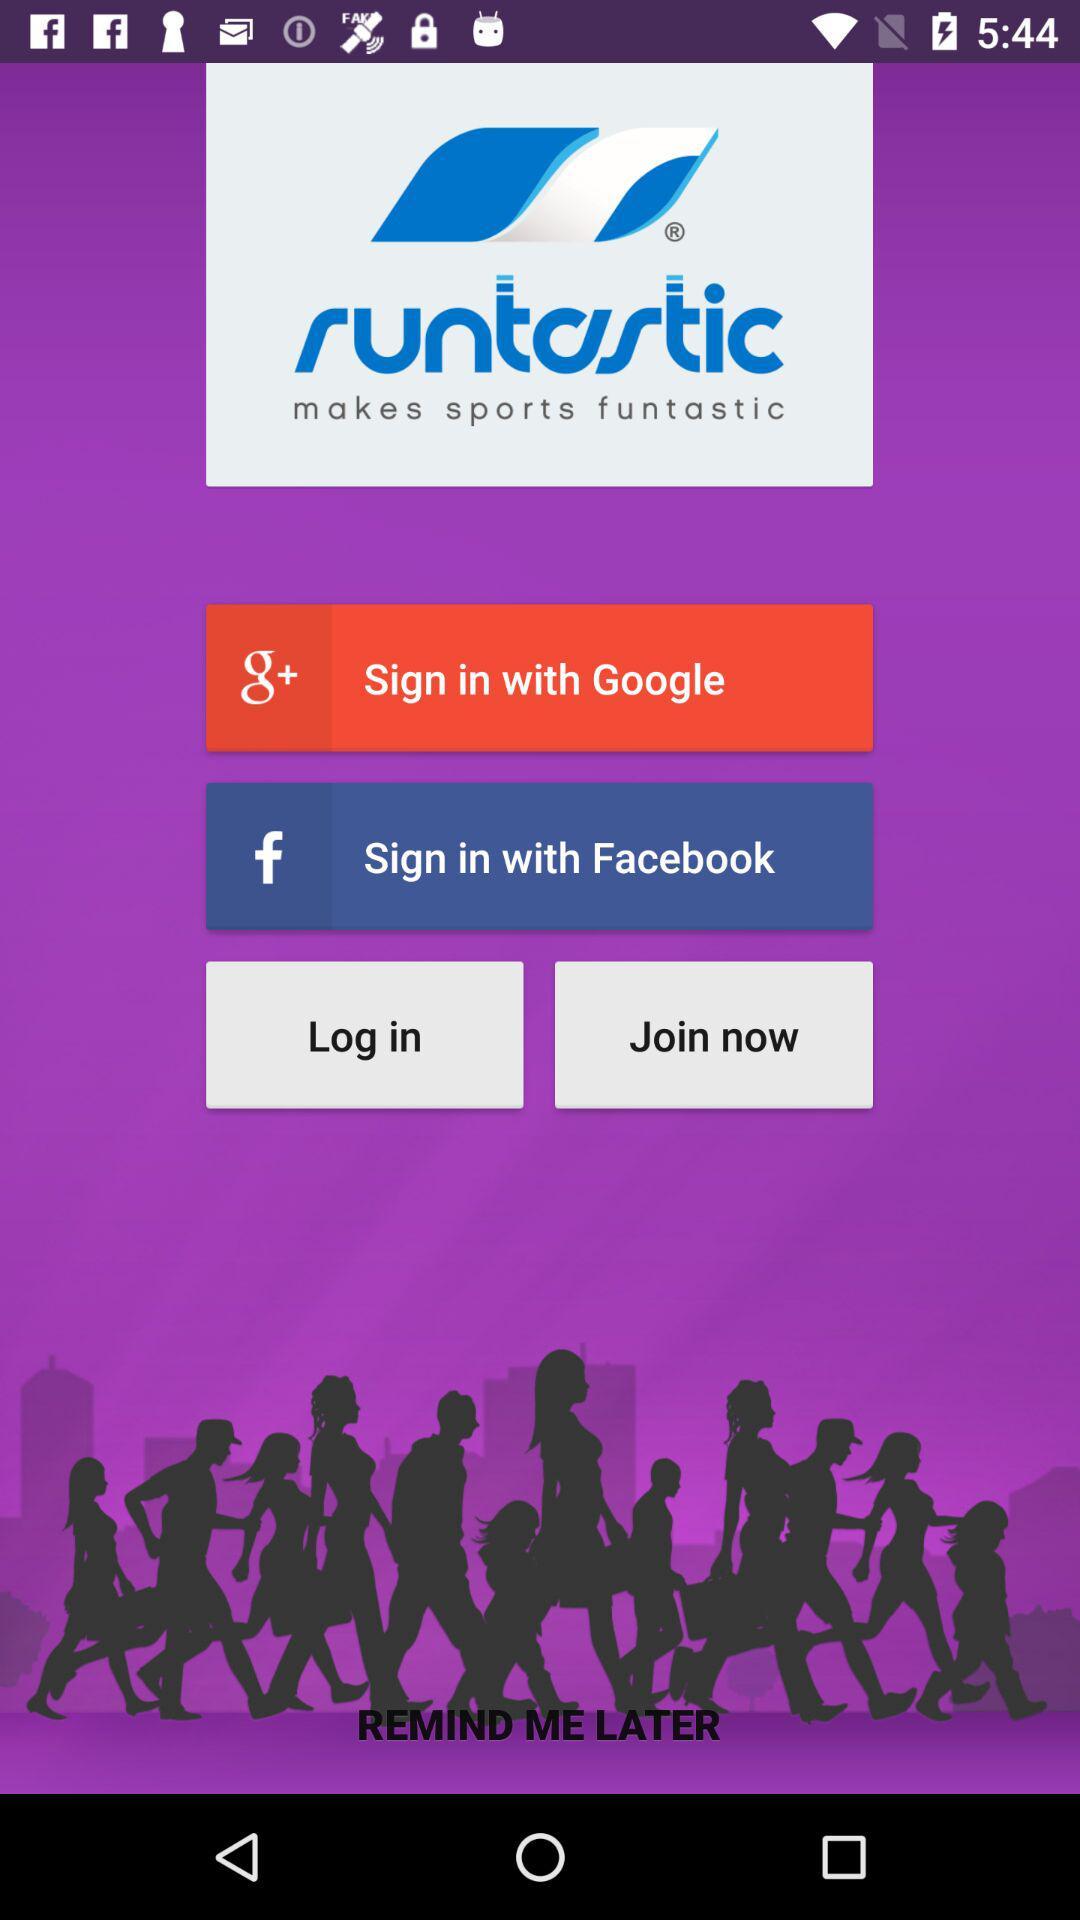  What do you see at coordinates (364, 1035) in the screenshot?
I see `icon above remind me later item` at bounding box center [364, 1035].